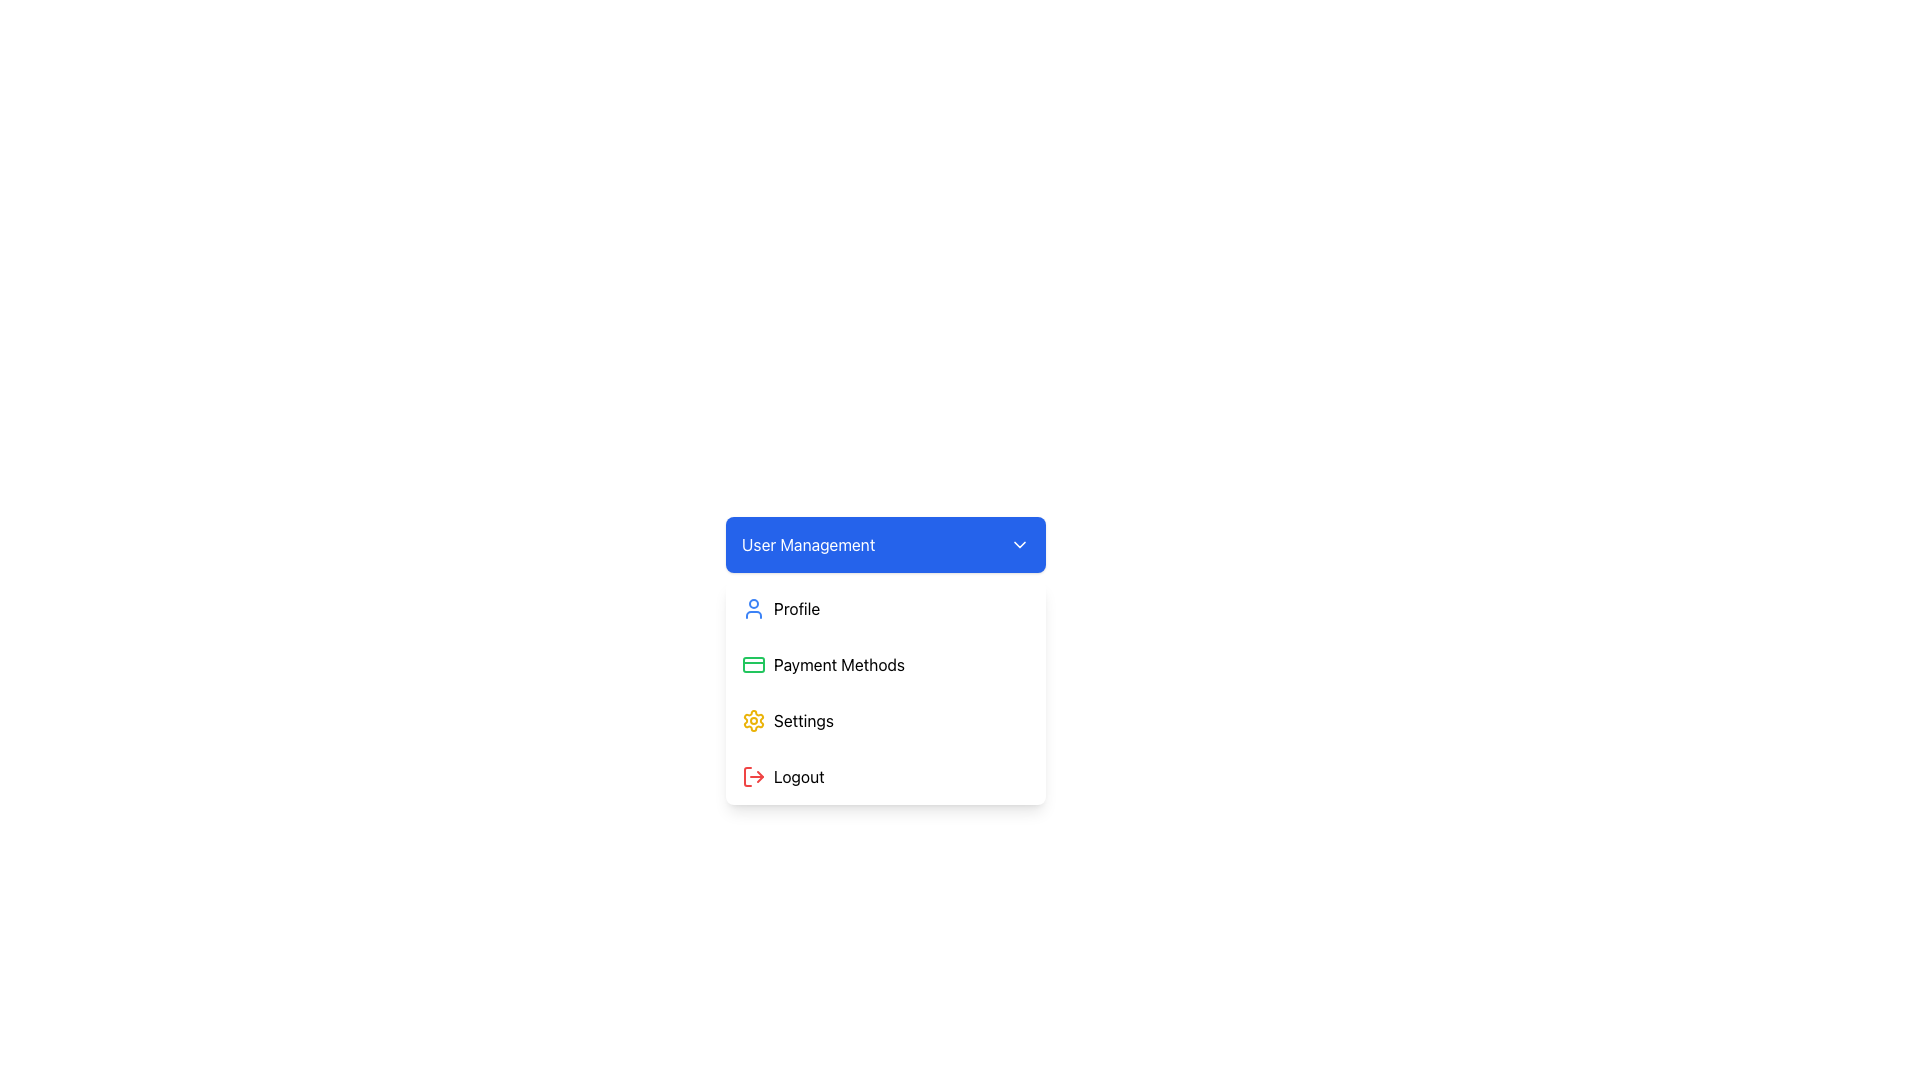  Describe the element at coordinates (1019, 544) in the screenshot. I see `the Chevron-Down icon within the blue 'User Management' button` at that location.